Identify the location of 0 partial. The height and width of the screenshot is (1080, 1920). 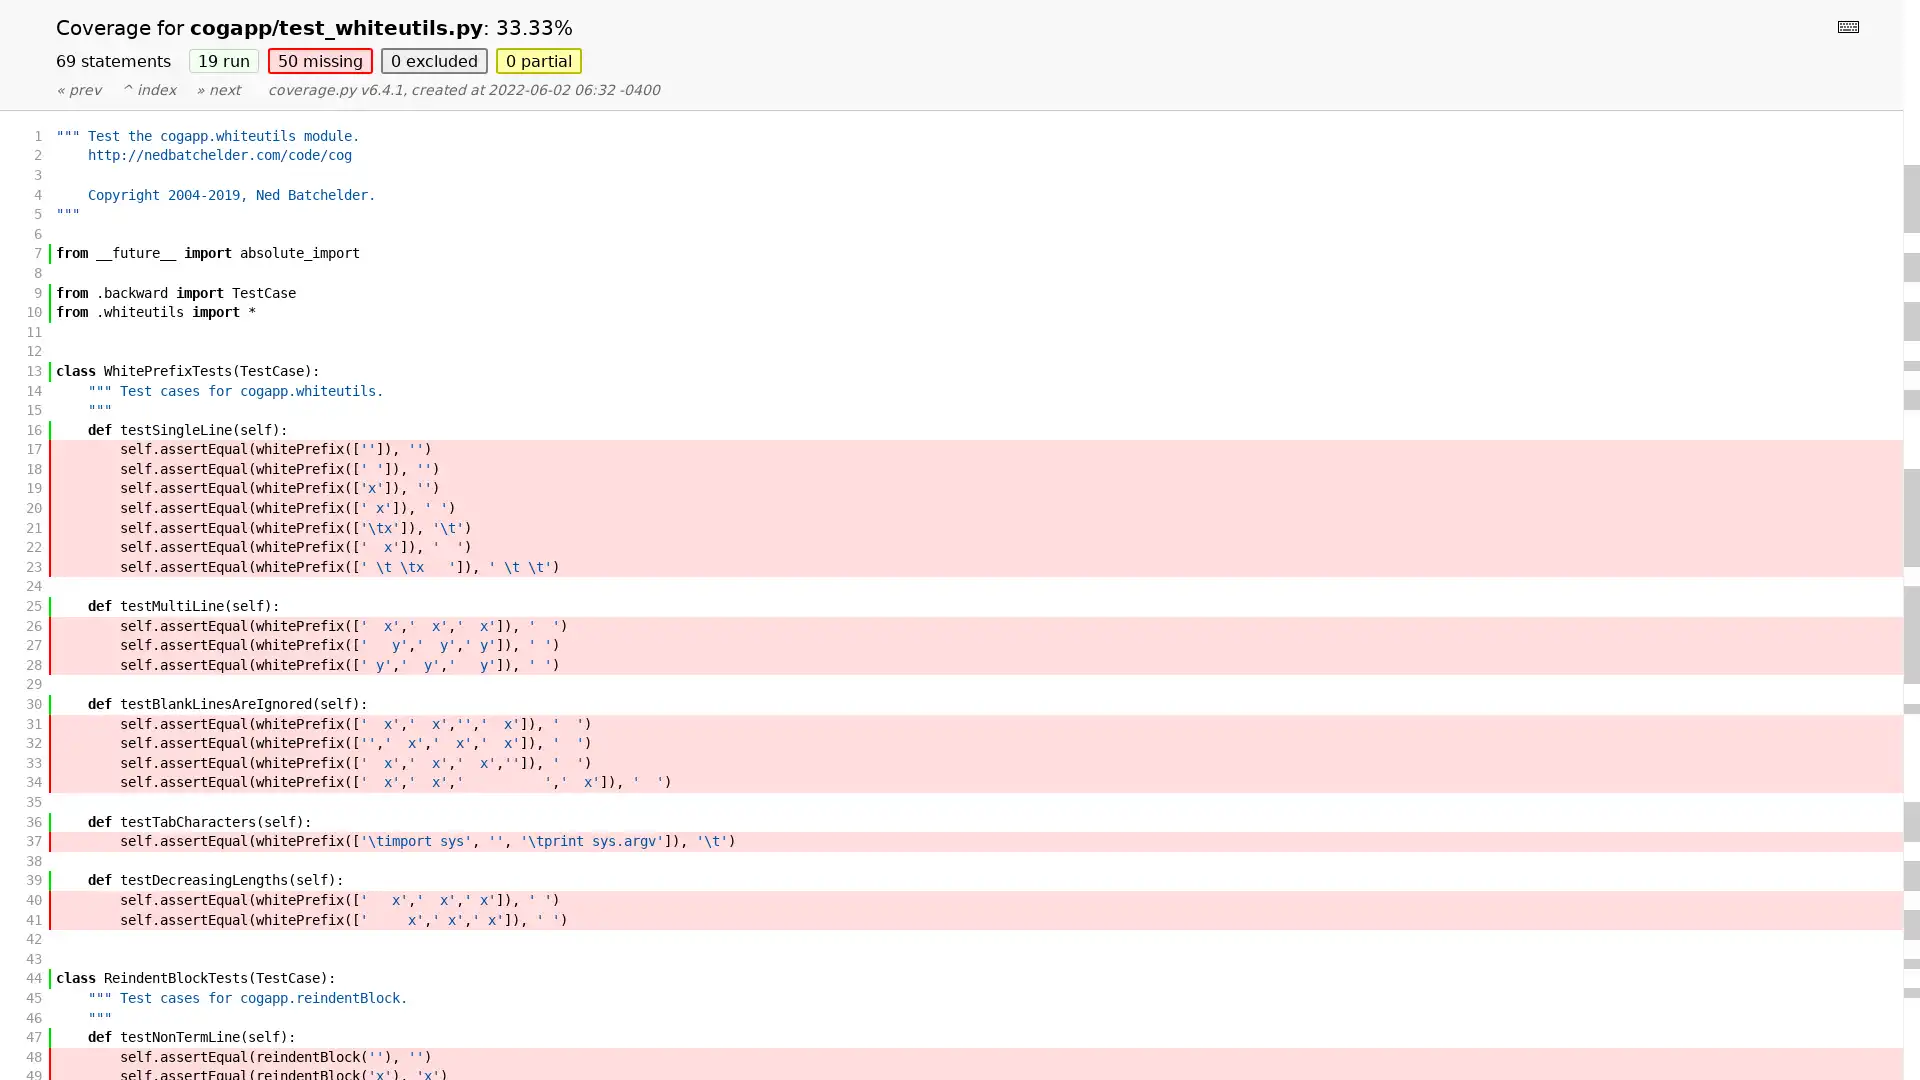
(538, 60).